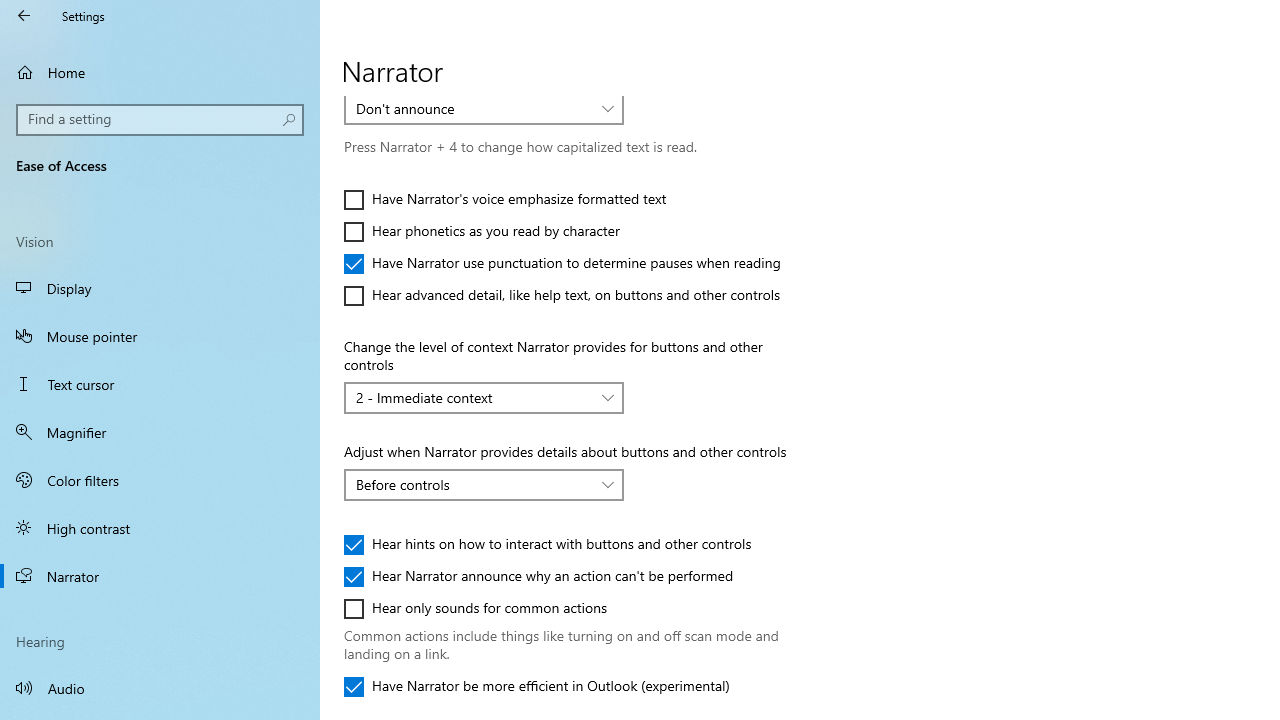 The width and height of the screenshot is (1280, 720). Describe the element at coordinates (160, 334) in the screenshot. I see `'Mouse pointer'` at that location.